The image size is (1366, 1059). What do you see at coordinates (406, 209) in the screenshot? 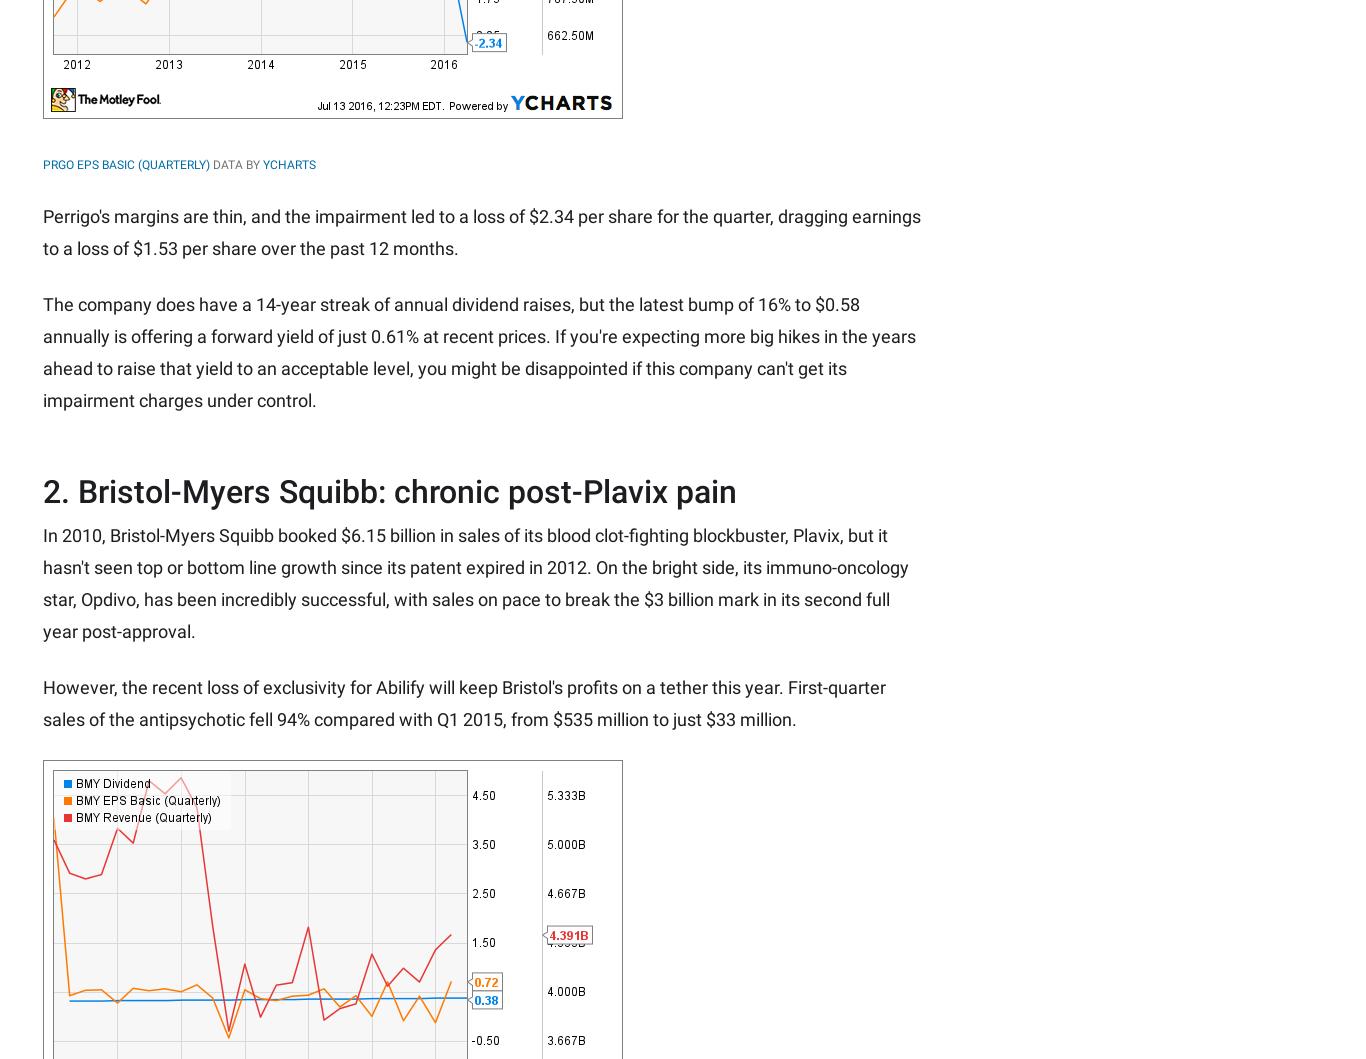
I see `'Advertise'` at bounding box center [406, 209].